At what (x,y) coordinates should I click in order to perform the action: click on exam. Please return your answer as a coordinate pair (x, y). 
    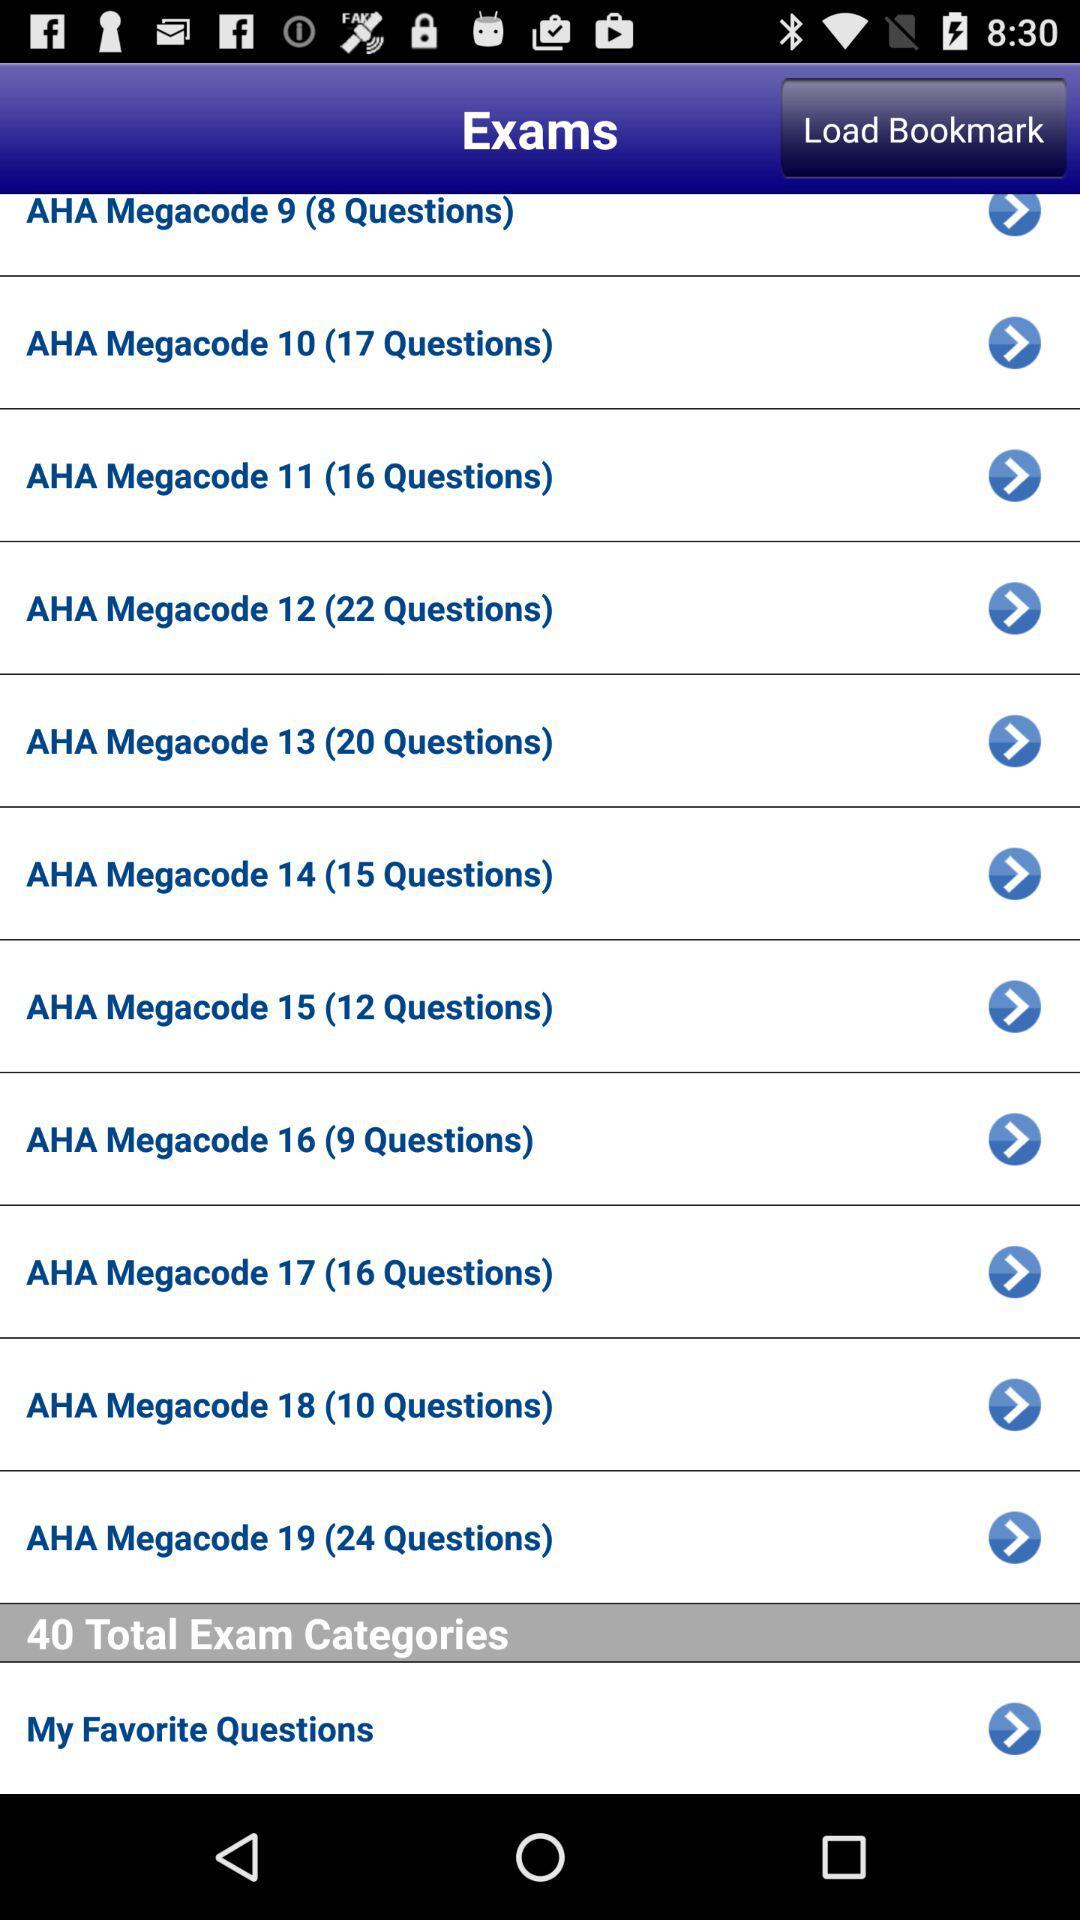
    Looking at the image, I should click on (1014, 739).